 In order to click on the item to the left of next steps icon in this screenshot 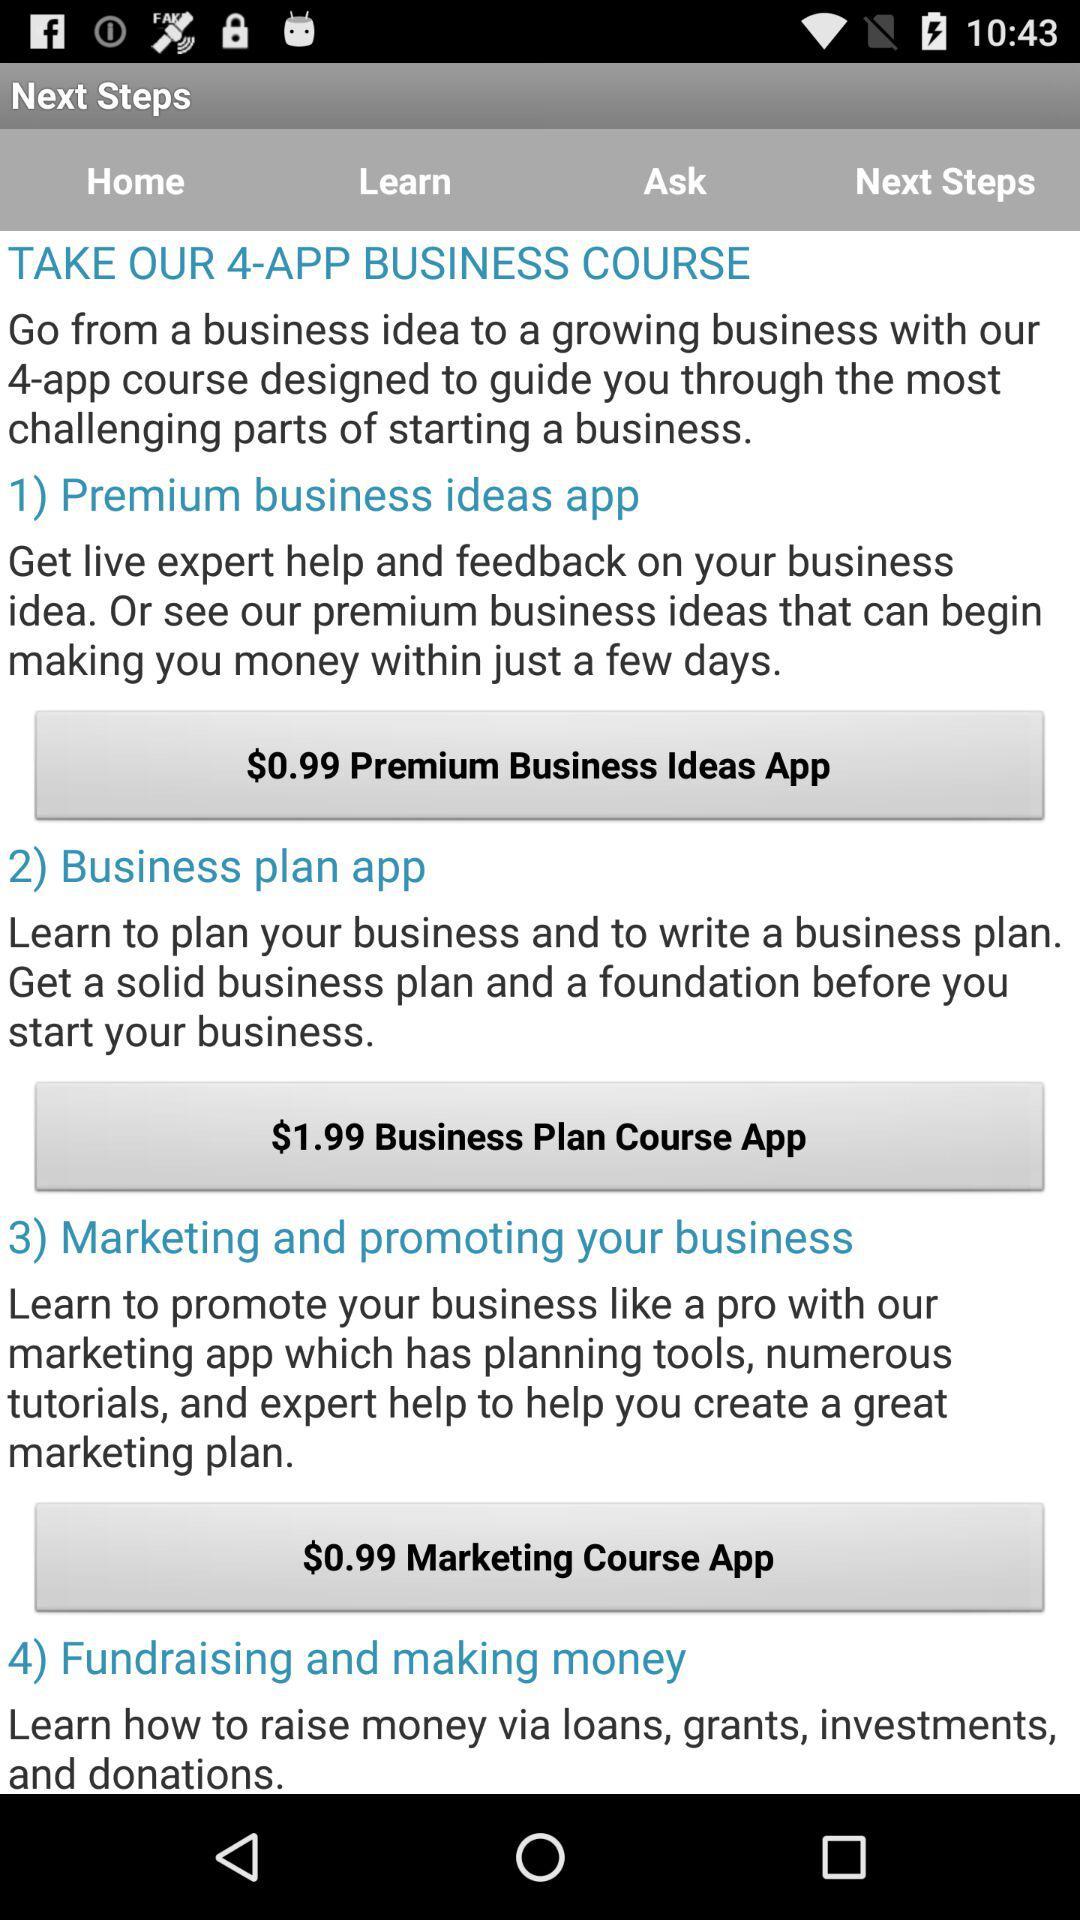, I will do `click(675, 180)`.